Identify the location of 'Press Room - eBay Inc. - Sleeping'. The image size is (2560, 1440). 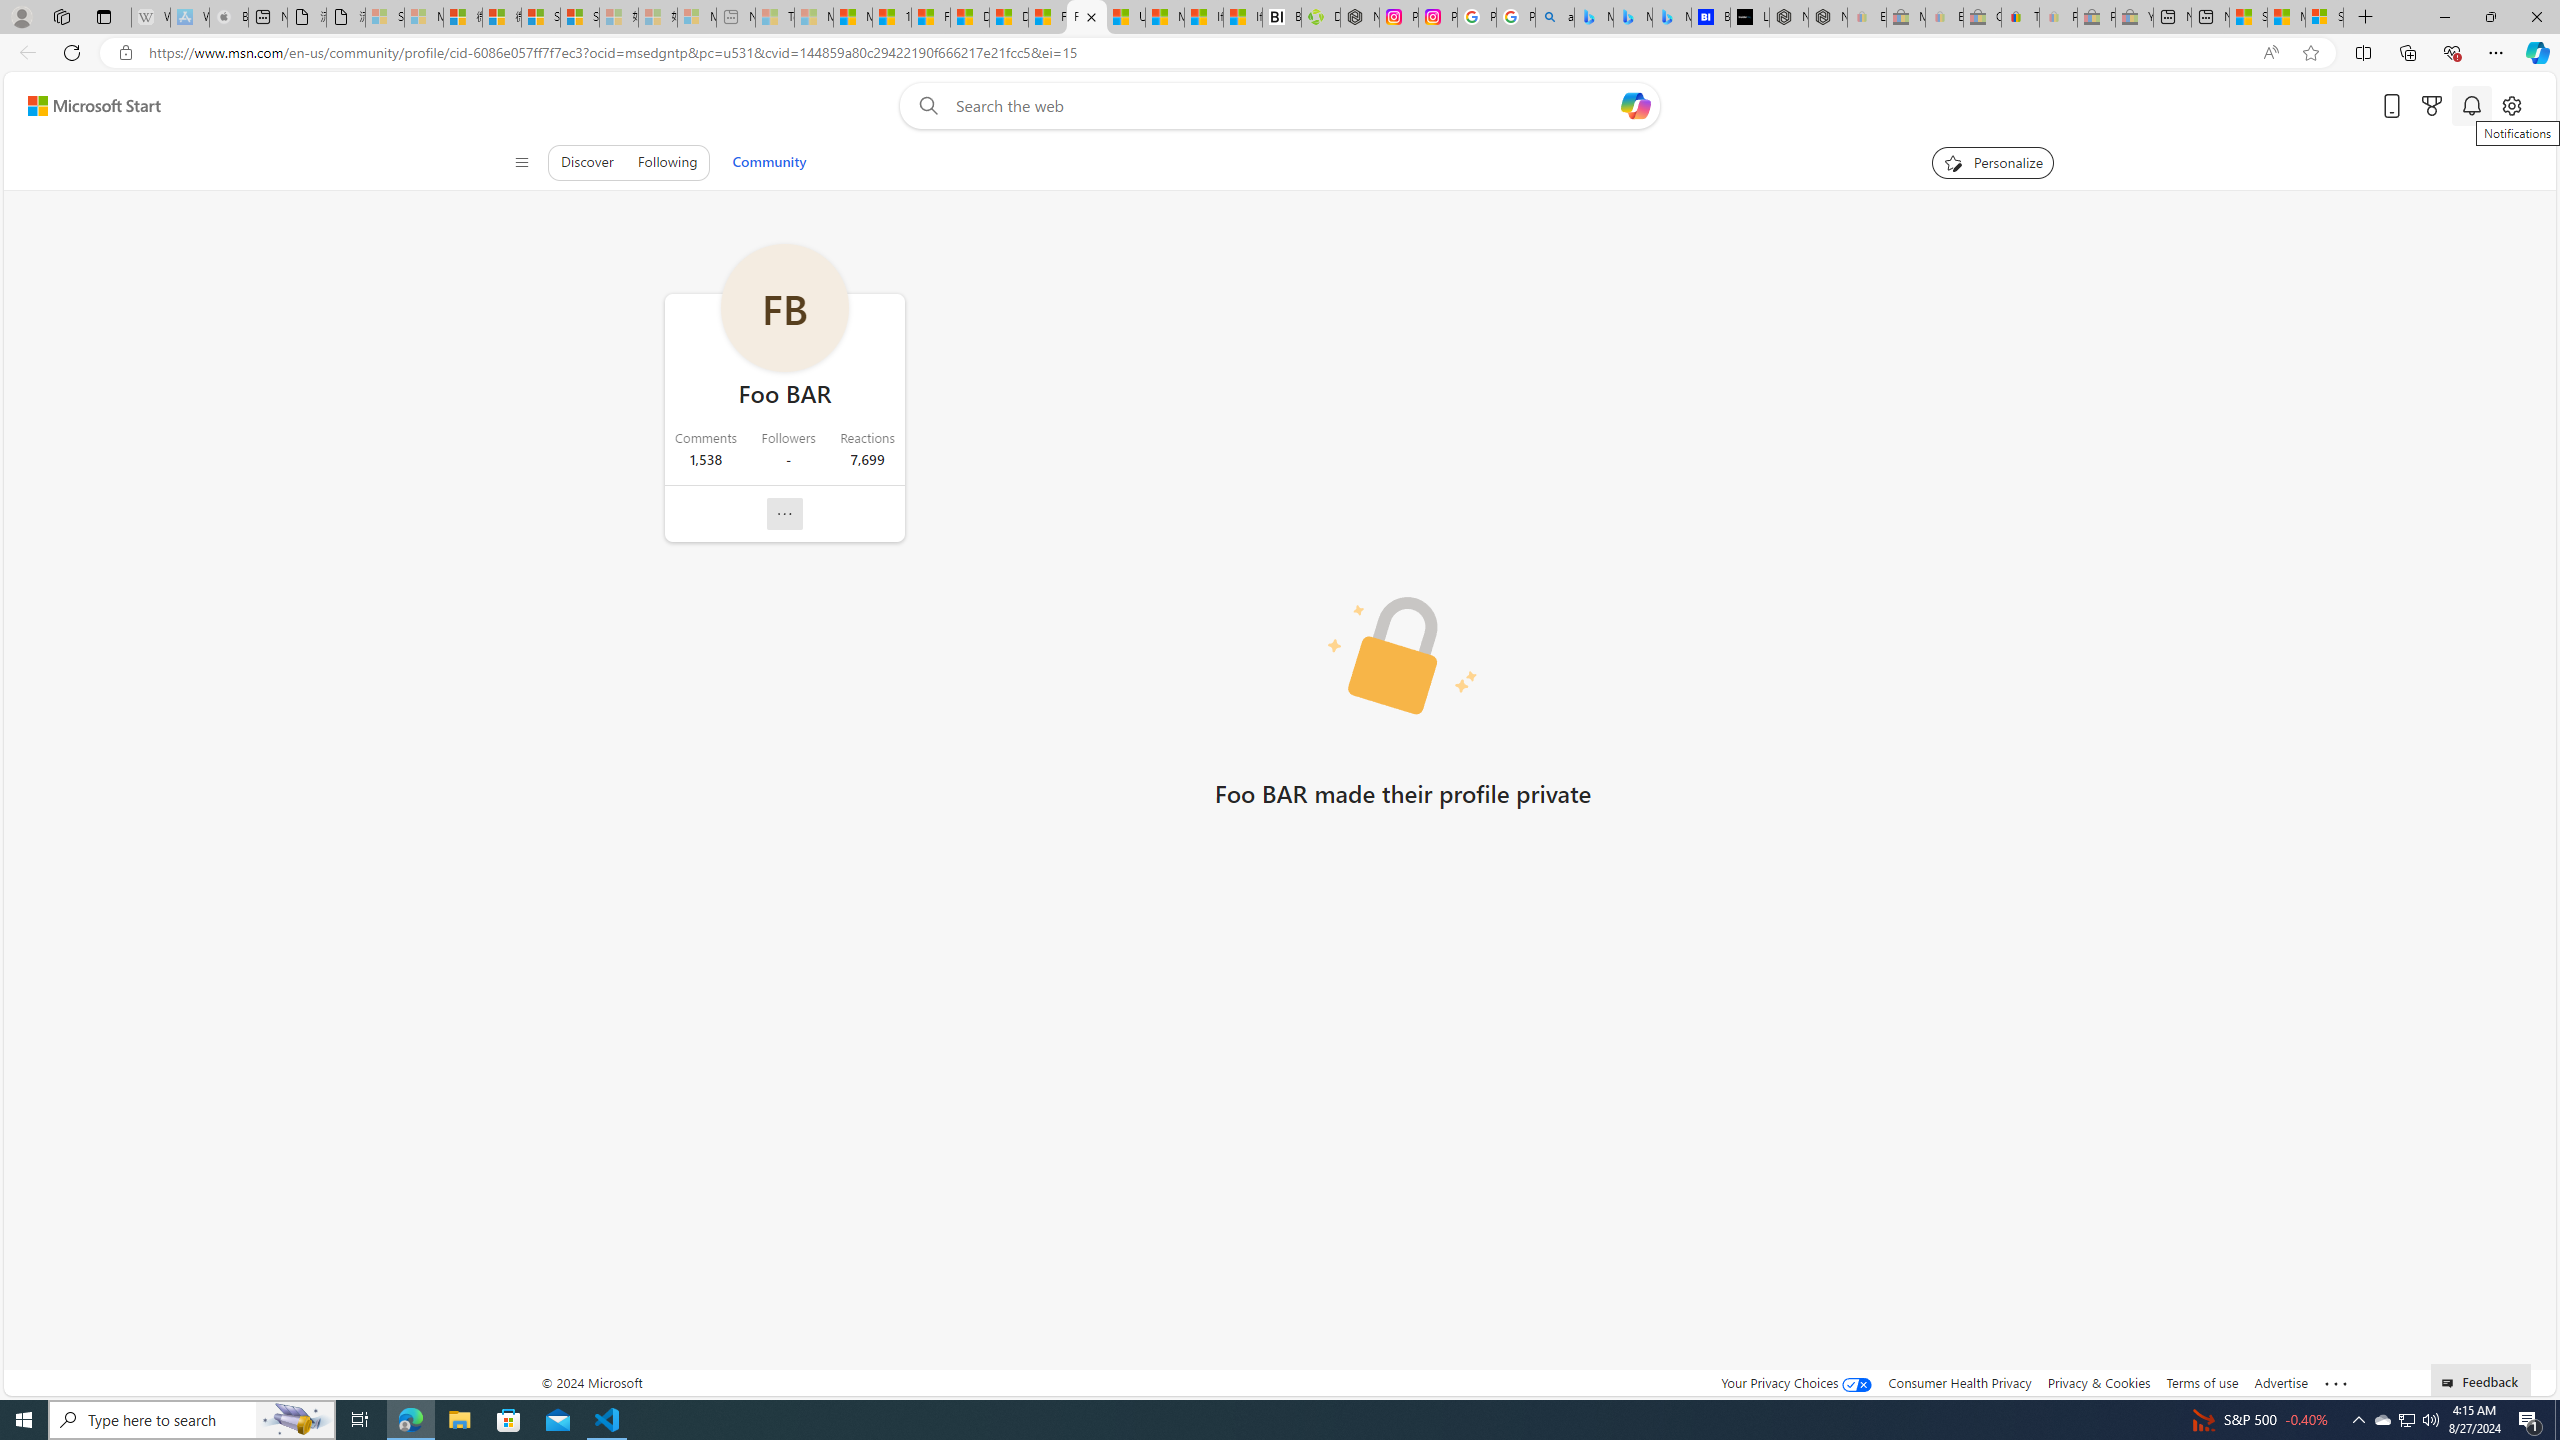
(2095, 16).